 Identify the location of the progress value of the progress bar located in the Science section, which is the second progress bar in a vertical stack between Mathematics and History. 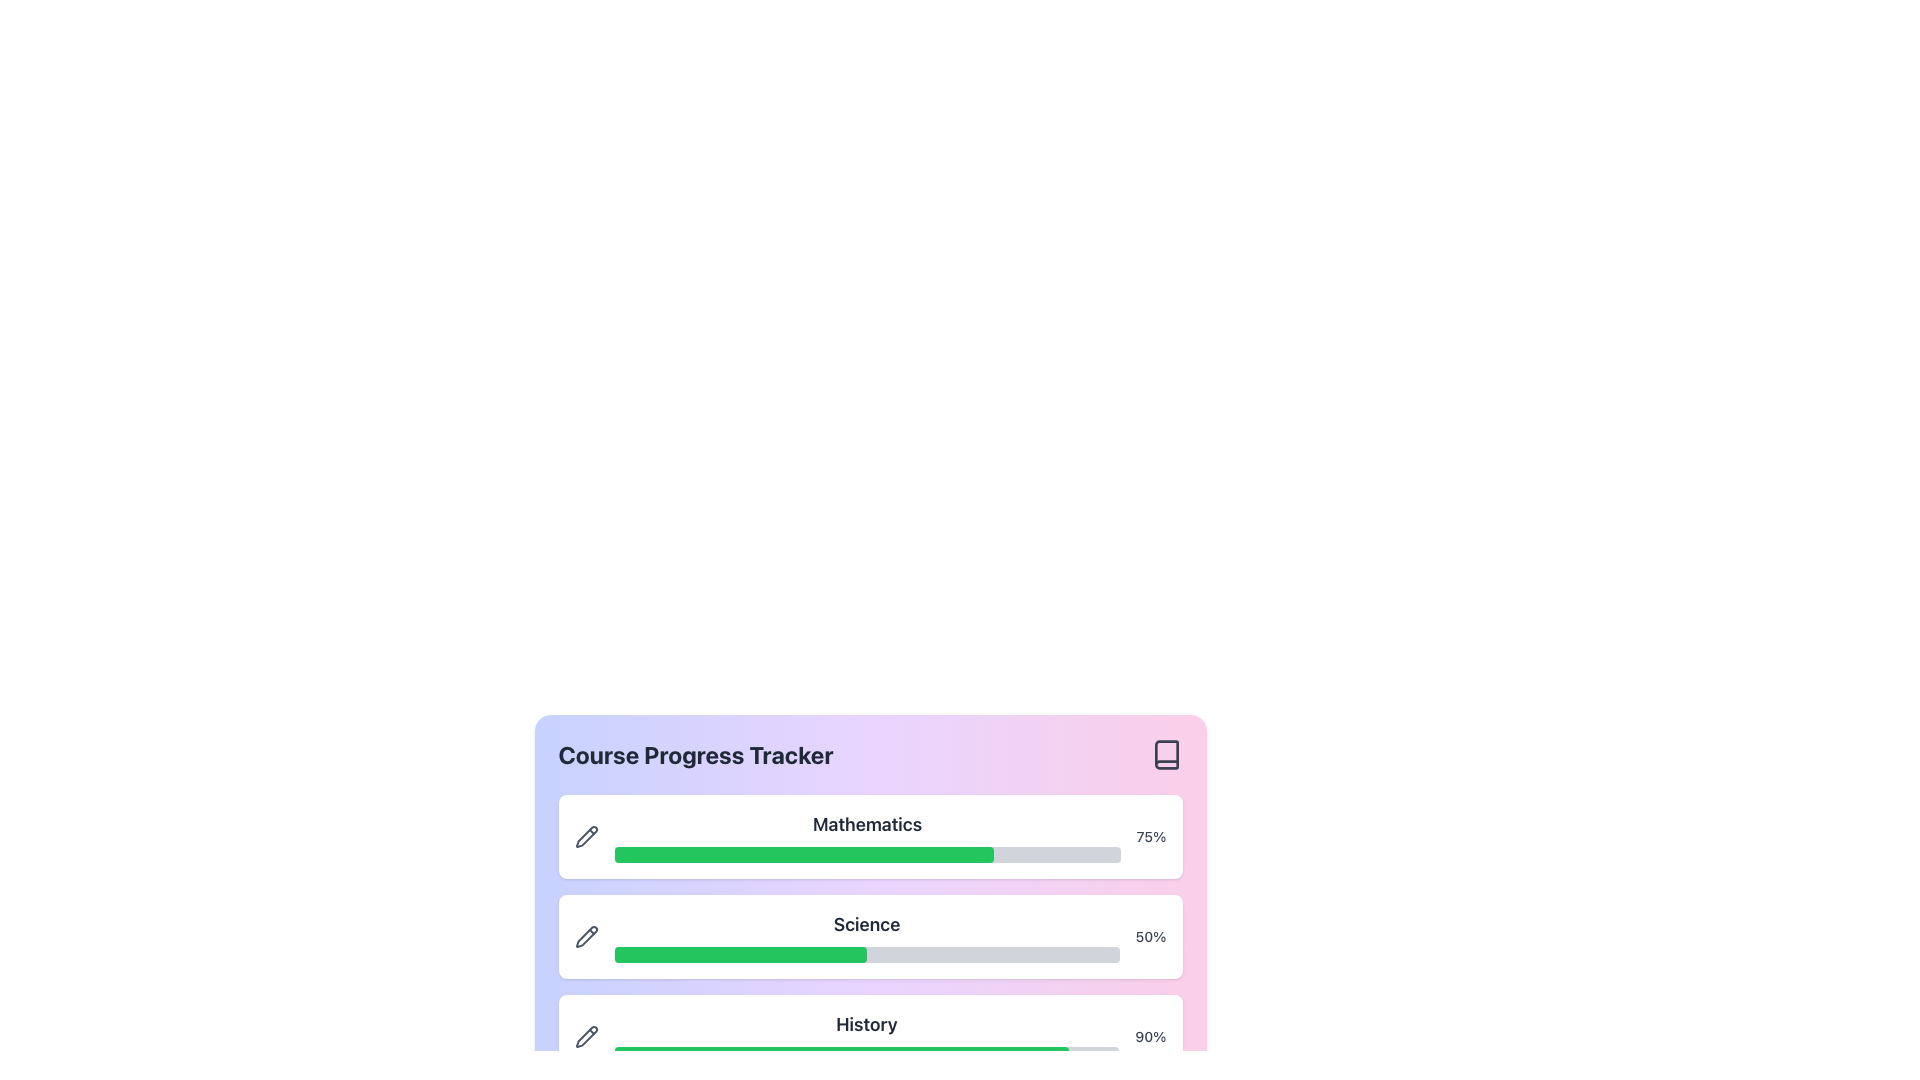
(867, 954).